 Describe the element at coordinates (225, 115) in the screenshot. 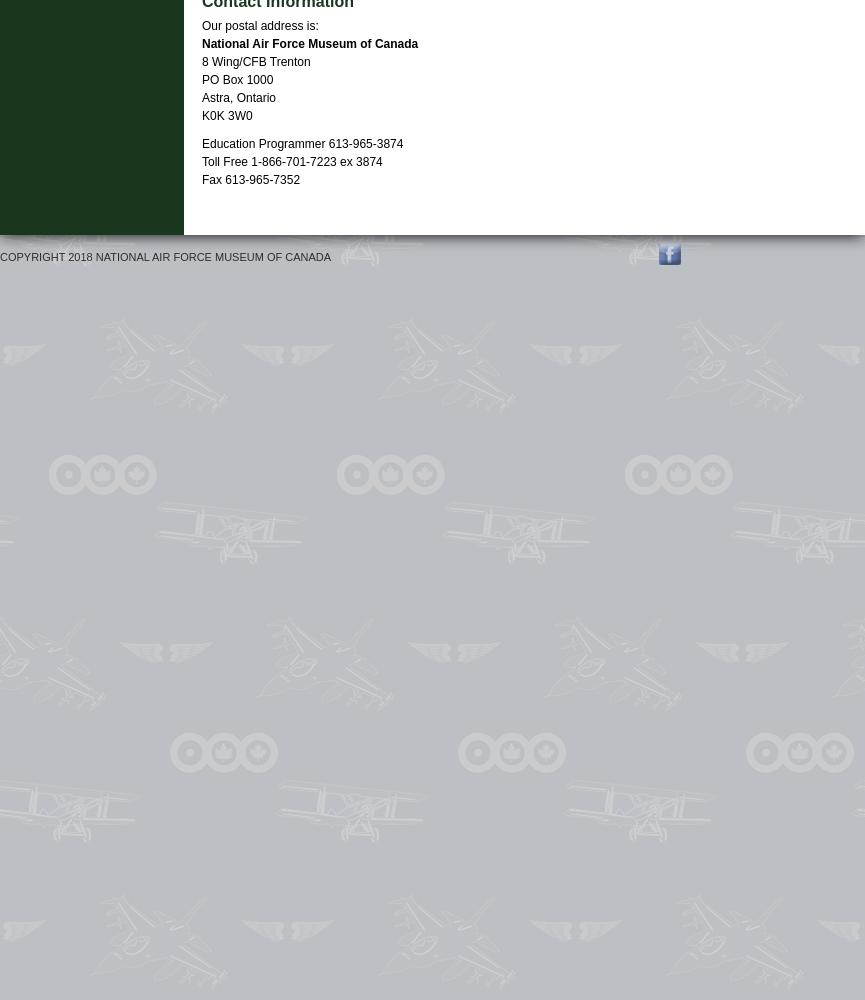

I see `'K0K 3W0'` at that location.